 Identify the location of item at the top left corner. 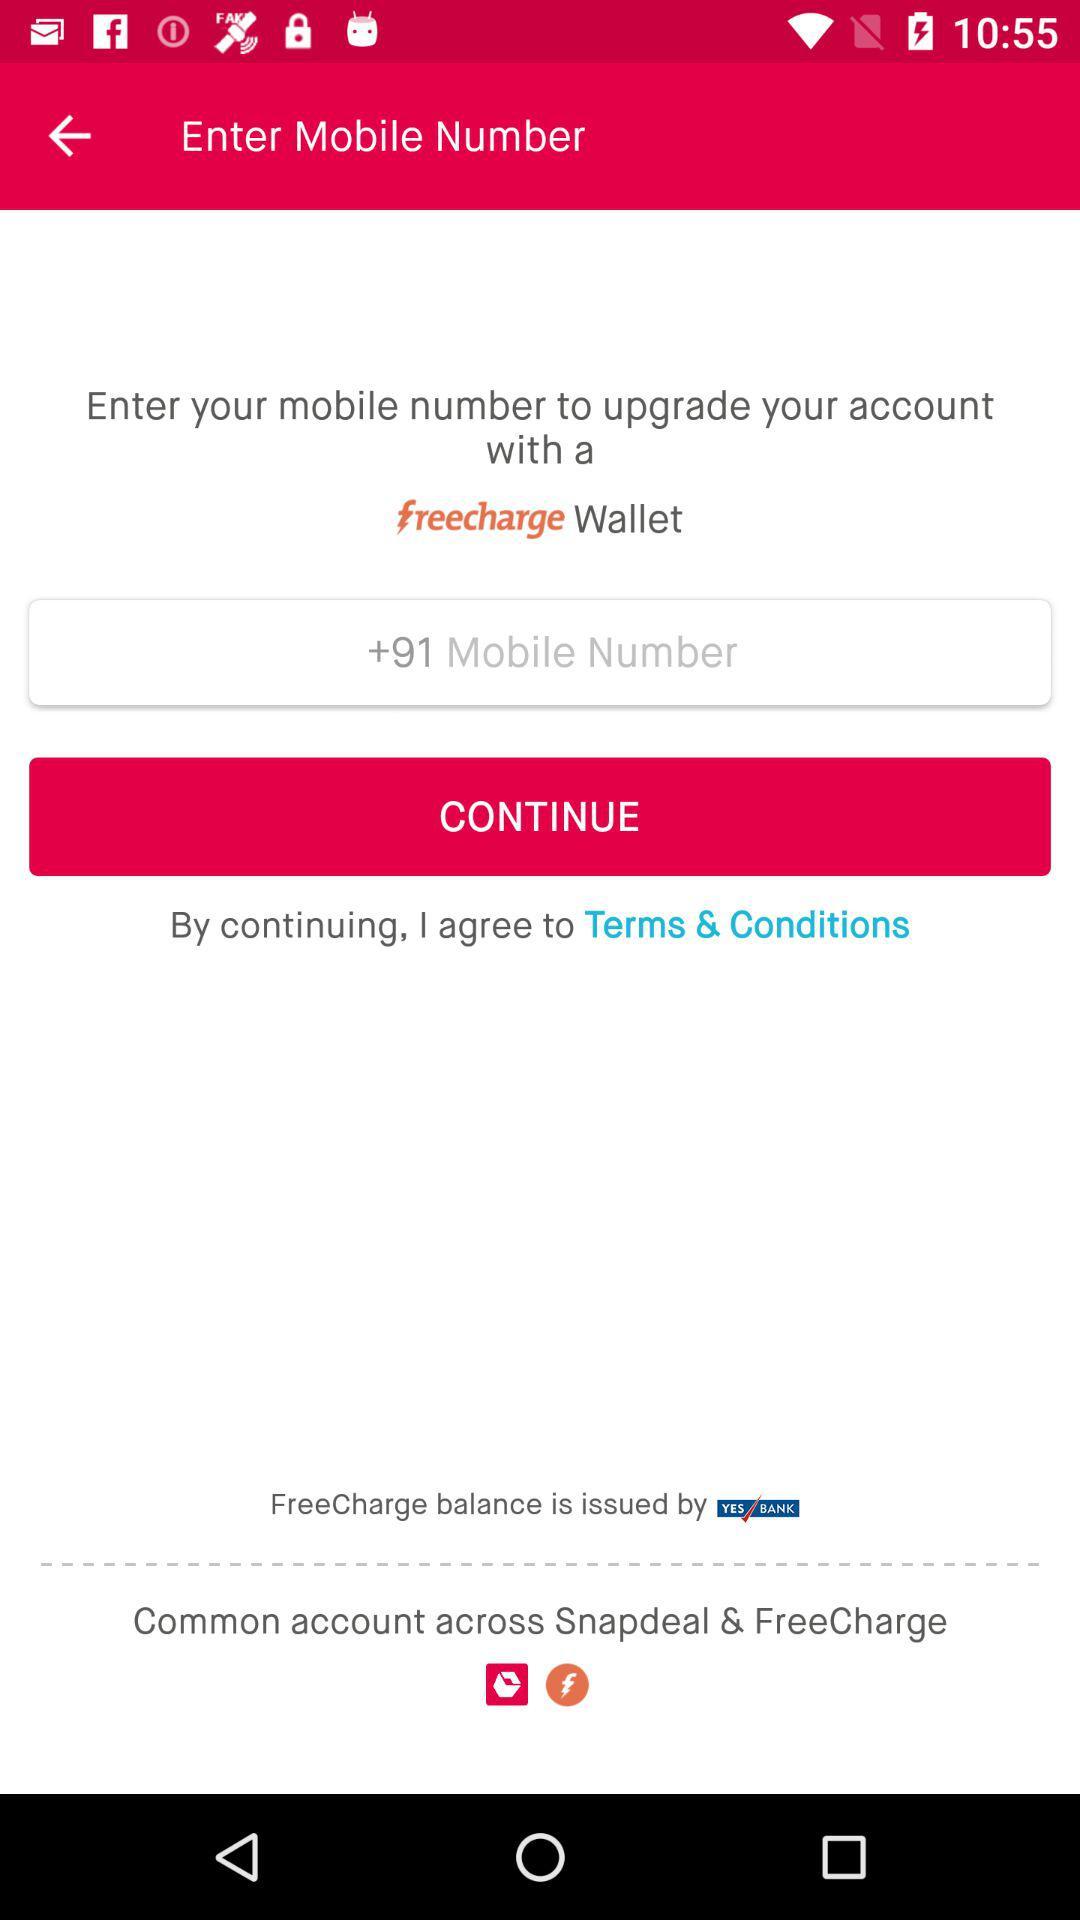
(69, 135).